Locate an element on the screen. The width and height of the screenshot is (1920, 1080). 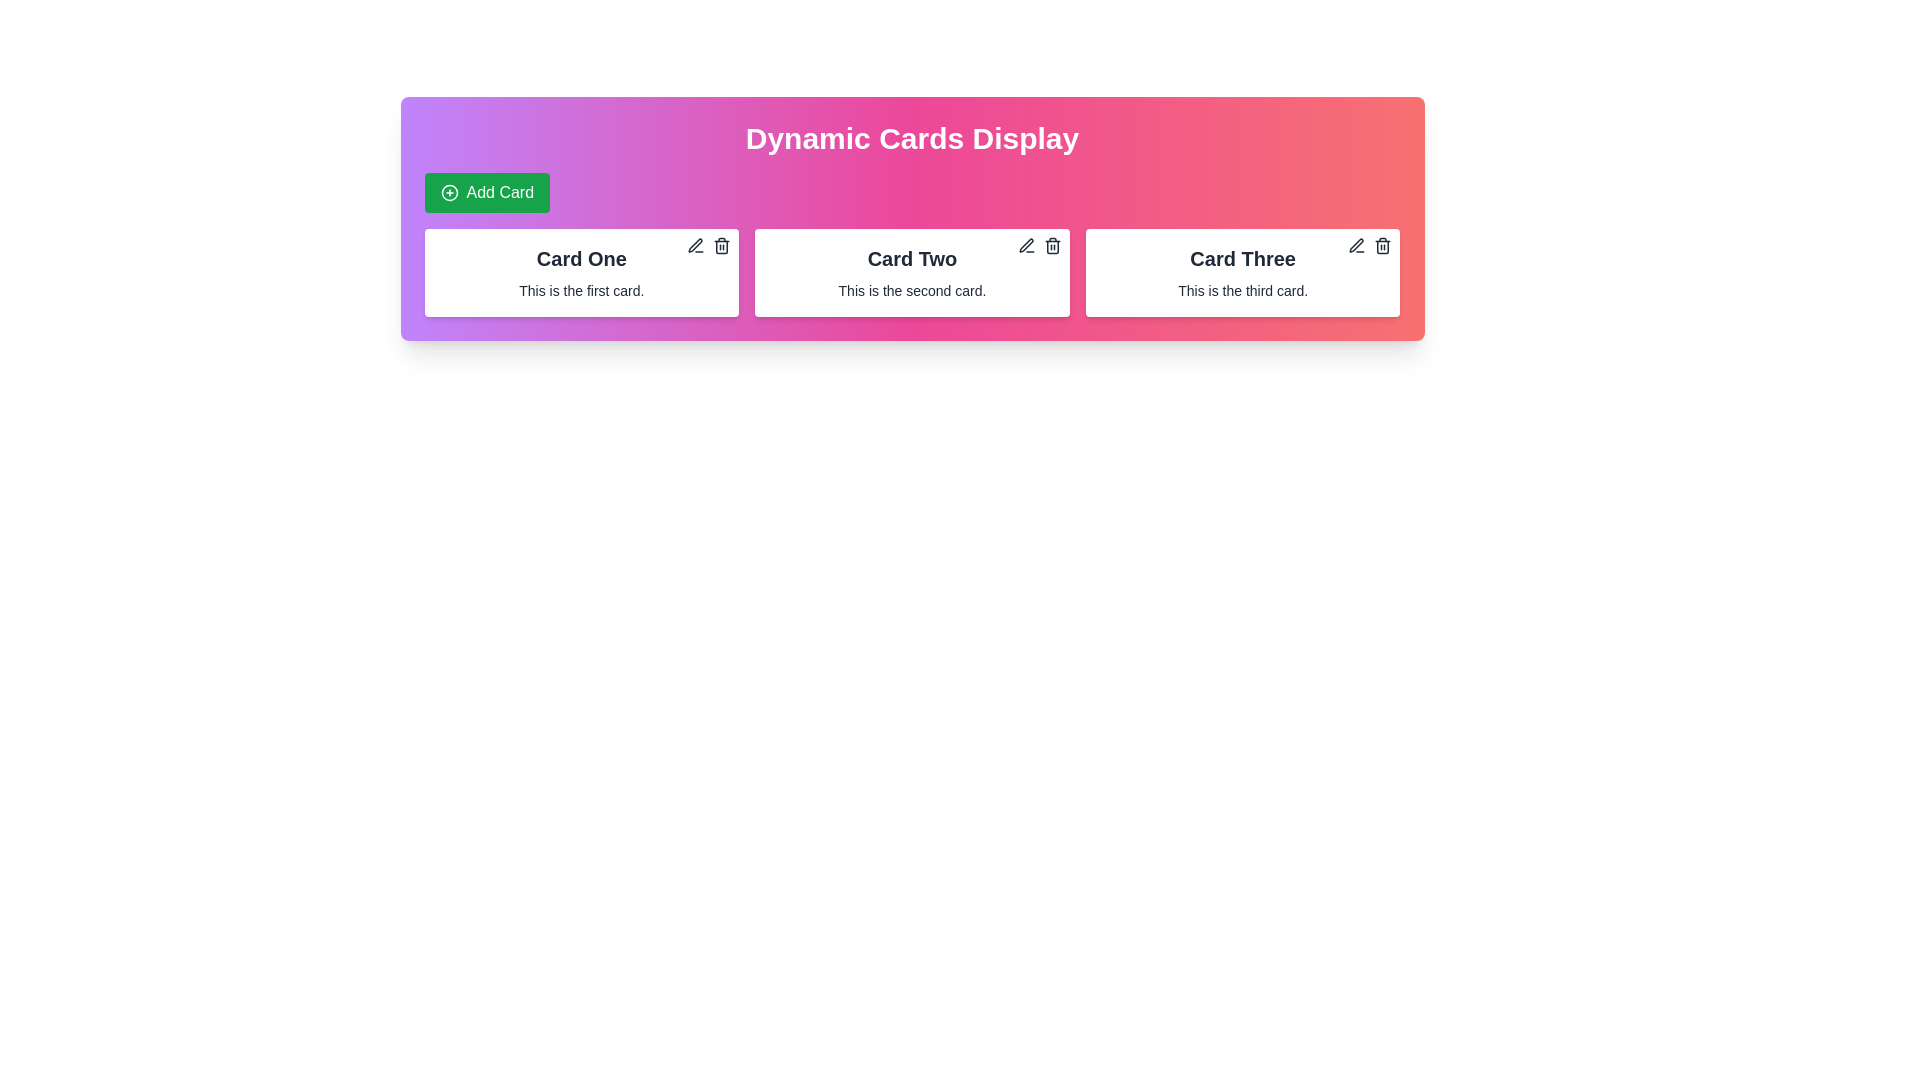
the edit button/icon located at the top-right of 'Card Two' to observe the color change effect is located at coordinates (1026, 245).